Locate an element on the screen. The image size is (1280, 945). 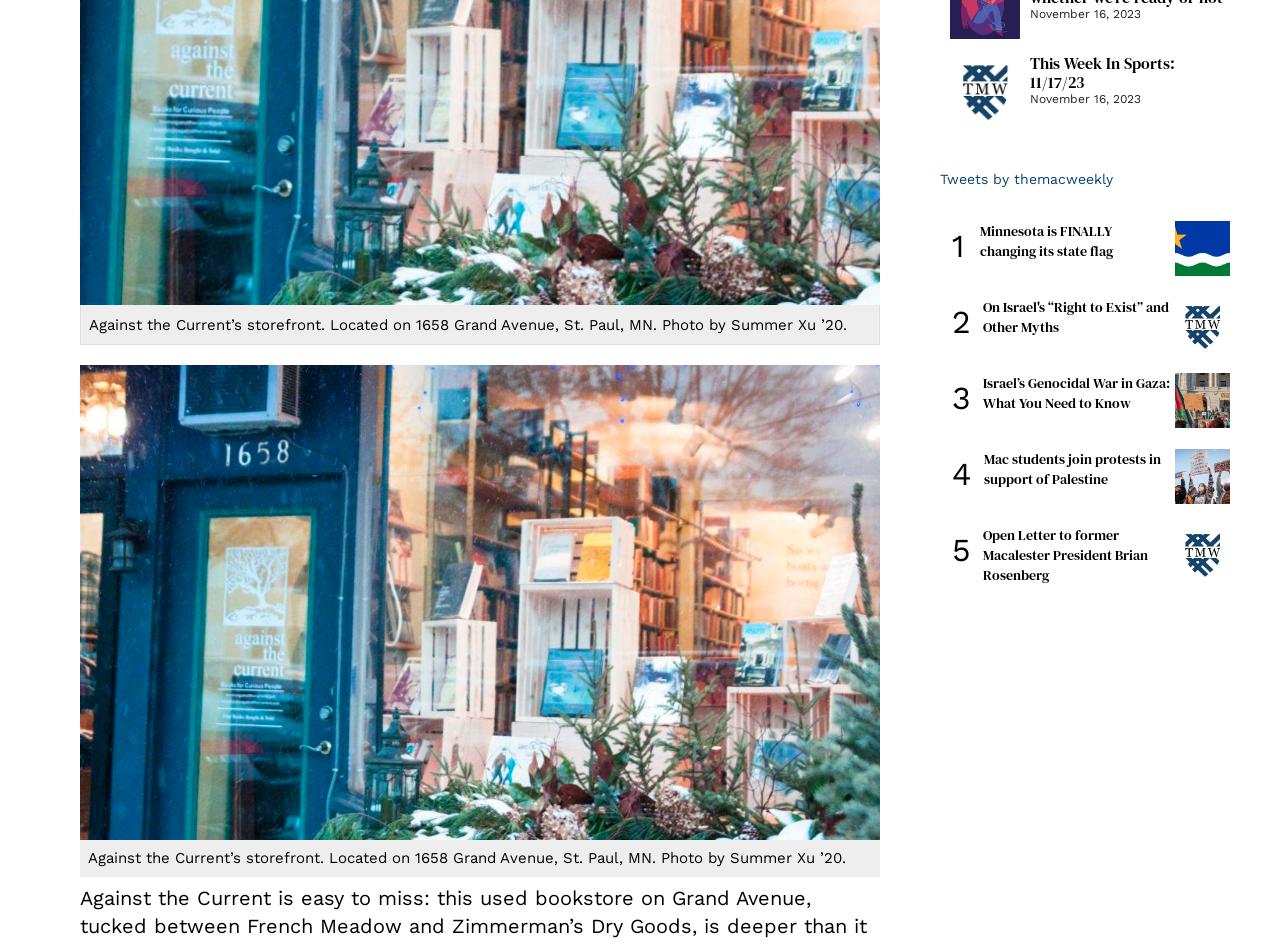
'2' is located at coordinates (961, 321).